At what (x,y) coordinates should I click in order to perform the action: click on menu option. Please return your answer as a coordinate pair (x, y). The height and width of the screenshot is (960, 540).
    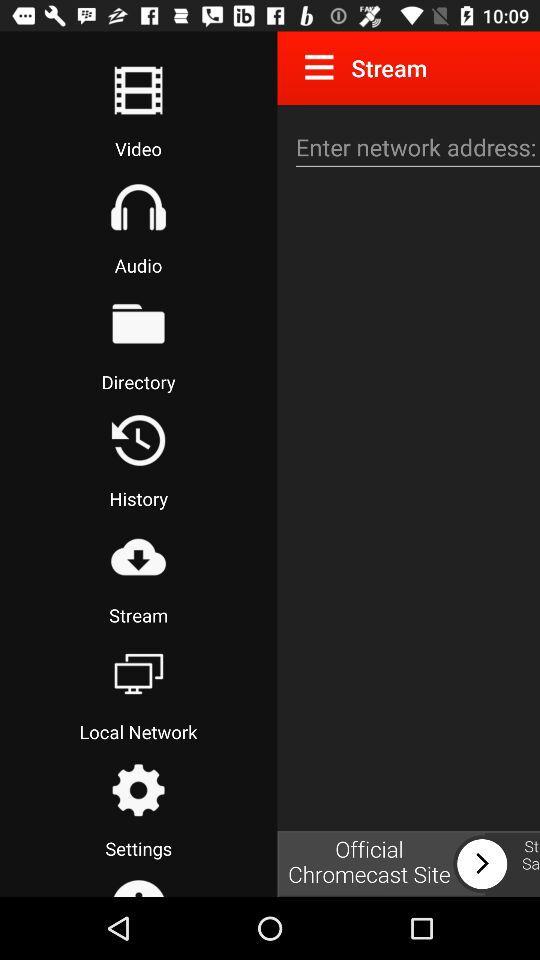
    Looking at the image, I should click on (323, 67).